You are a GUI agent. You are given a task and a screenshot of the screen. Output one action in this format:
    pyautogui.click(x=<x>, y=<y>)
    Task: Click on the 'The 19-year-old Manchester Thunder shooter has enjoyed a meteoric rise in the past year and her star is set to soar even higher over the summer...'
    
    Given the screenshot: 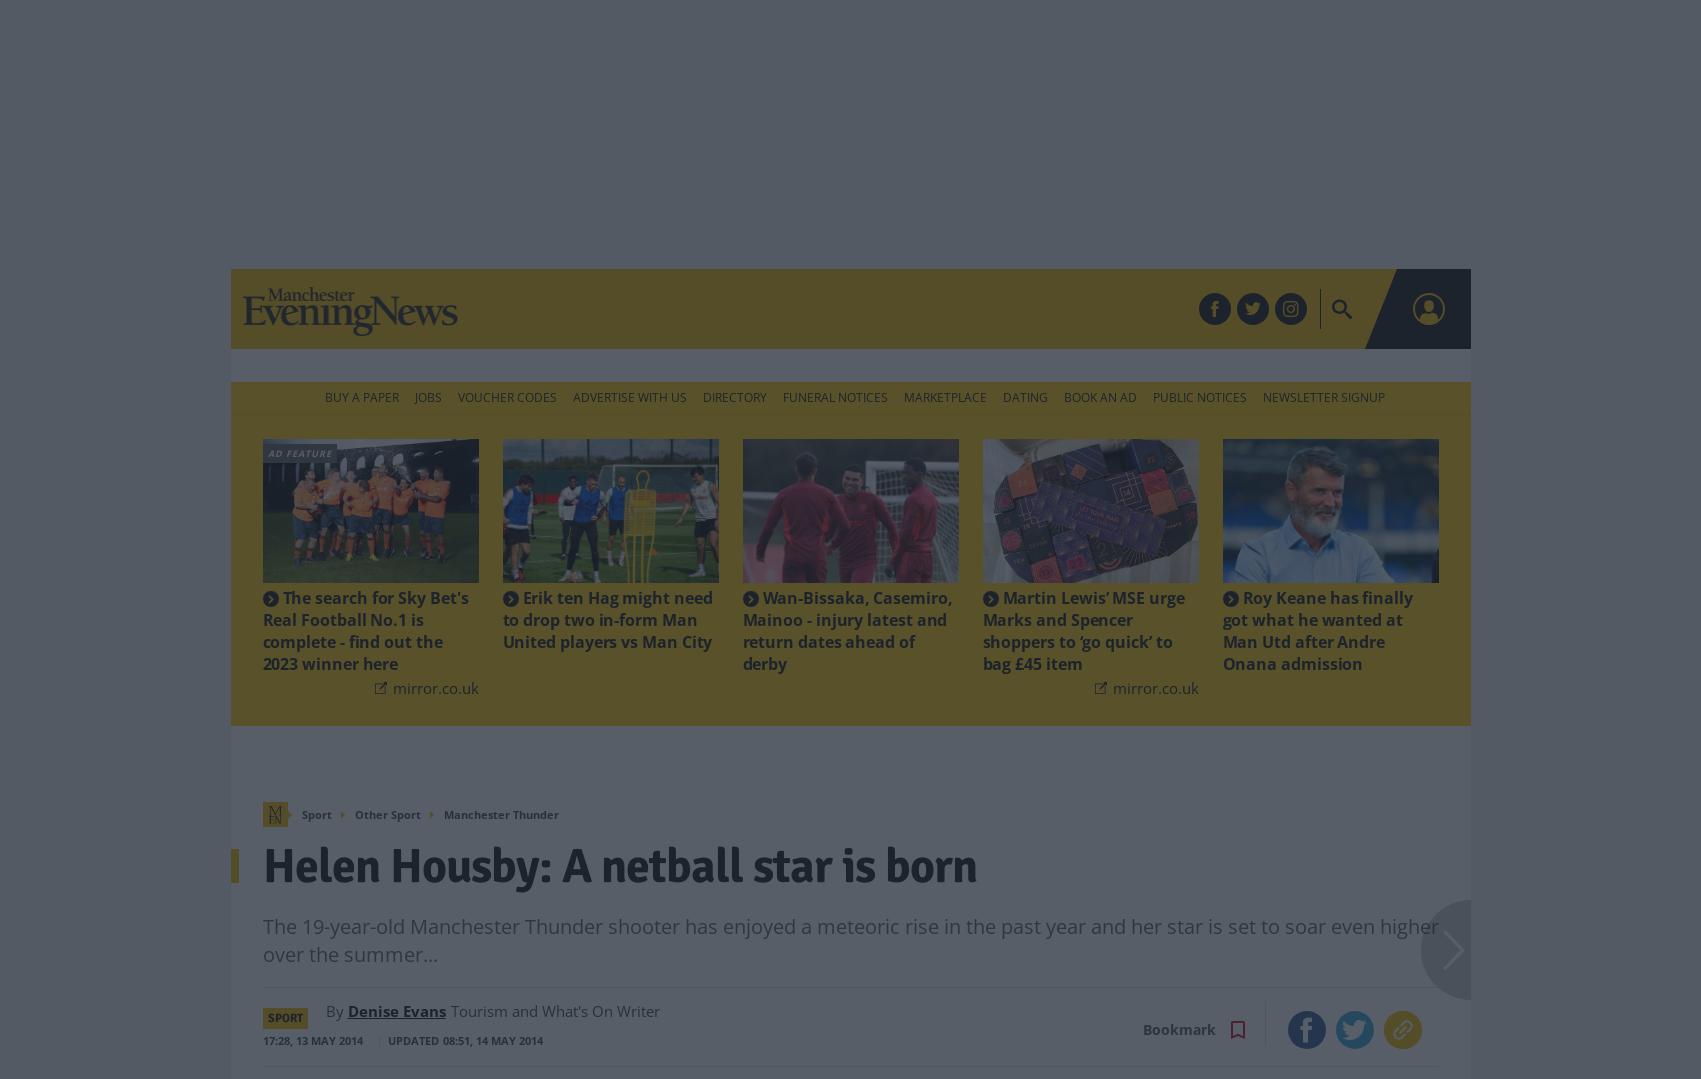 What is the action you would take?
    pyautogui.click(x=849, y=906)
    